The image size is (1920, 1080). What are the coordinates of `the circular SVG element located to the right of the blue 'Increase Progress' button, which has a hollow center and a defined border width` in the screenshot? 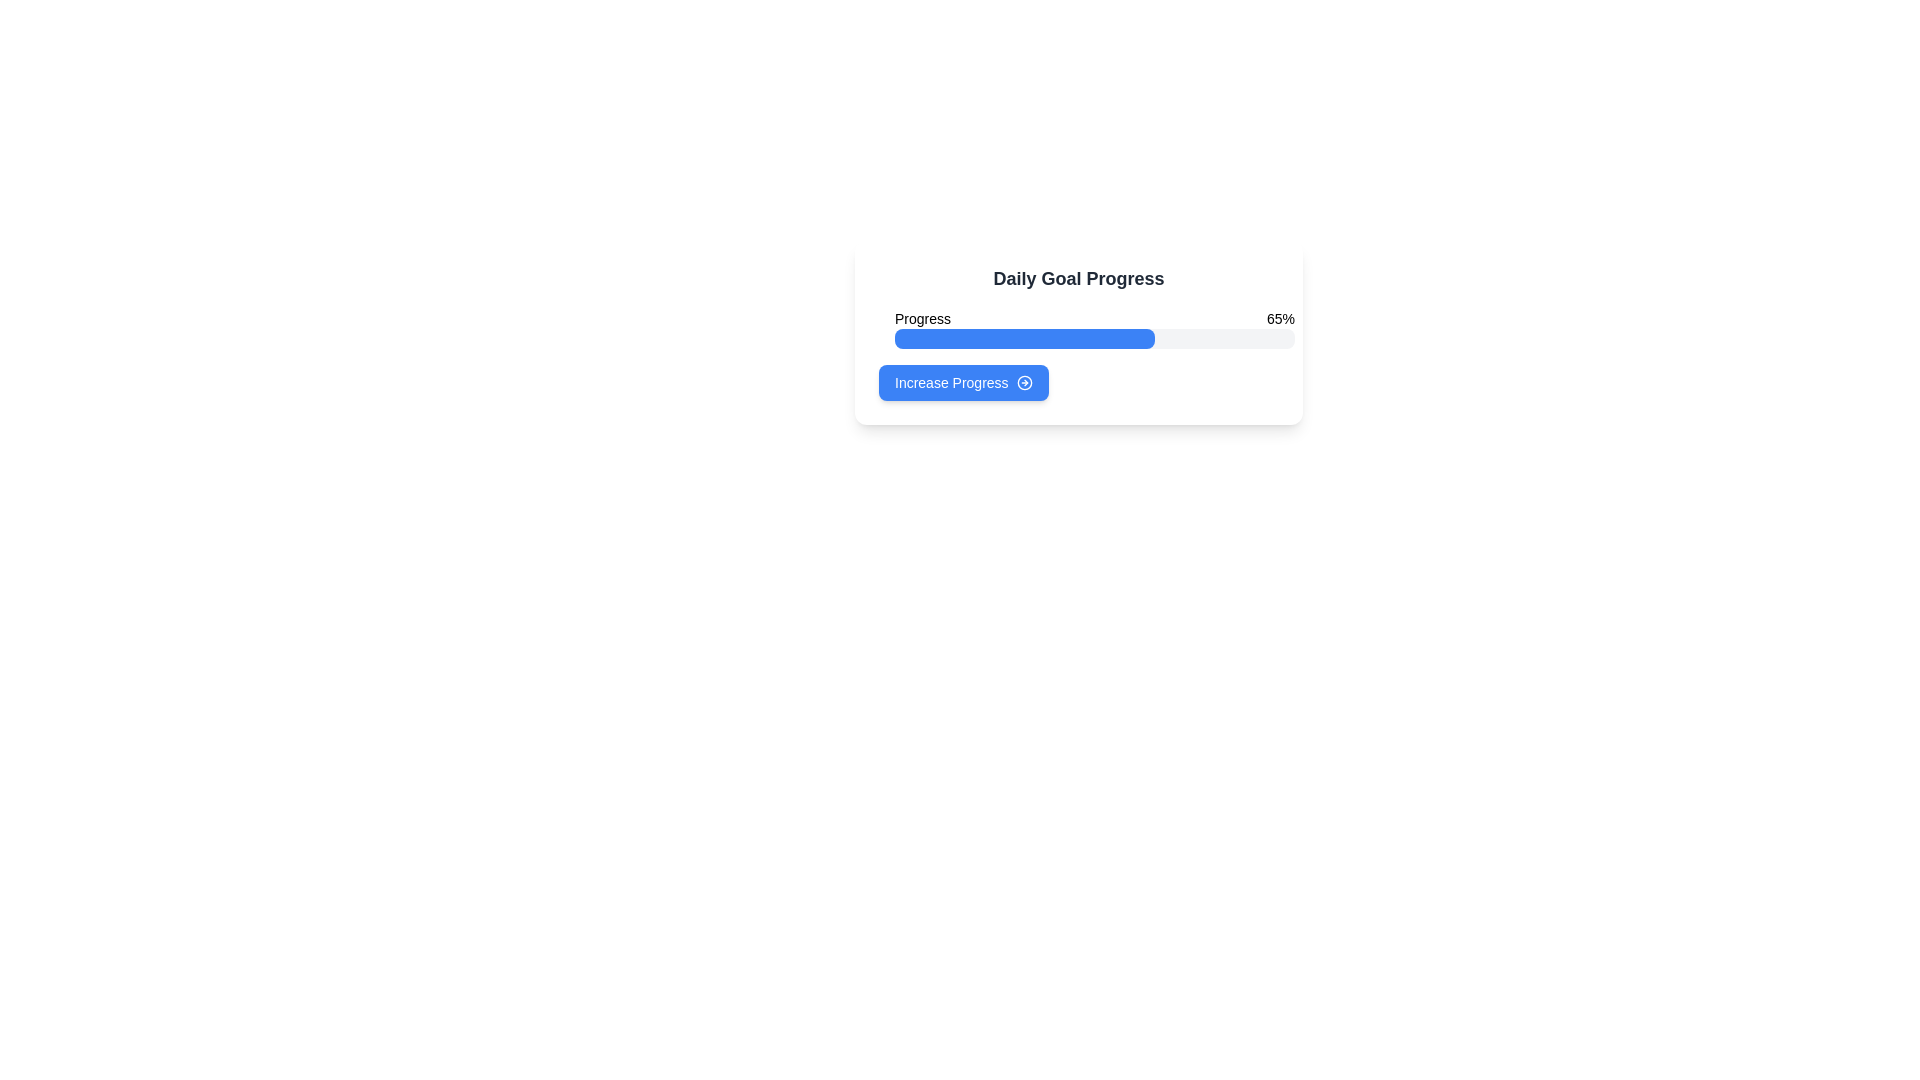 It's located at (1024, 382).